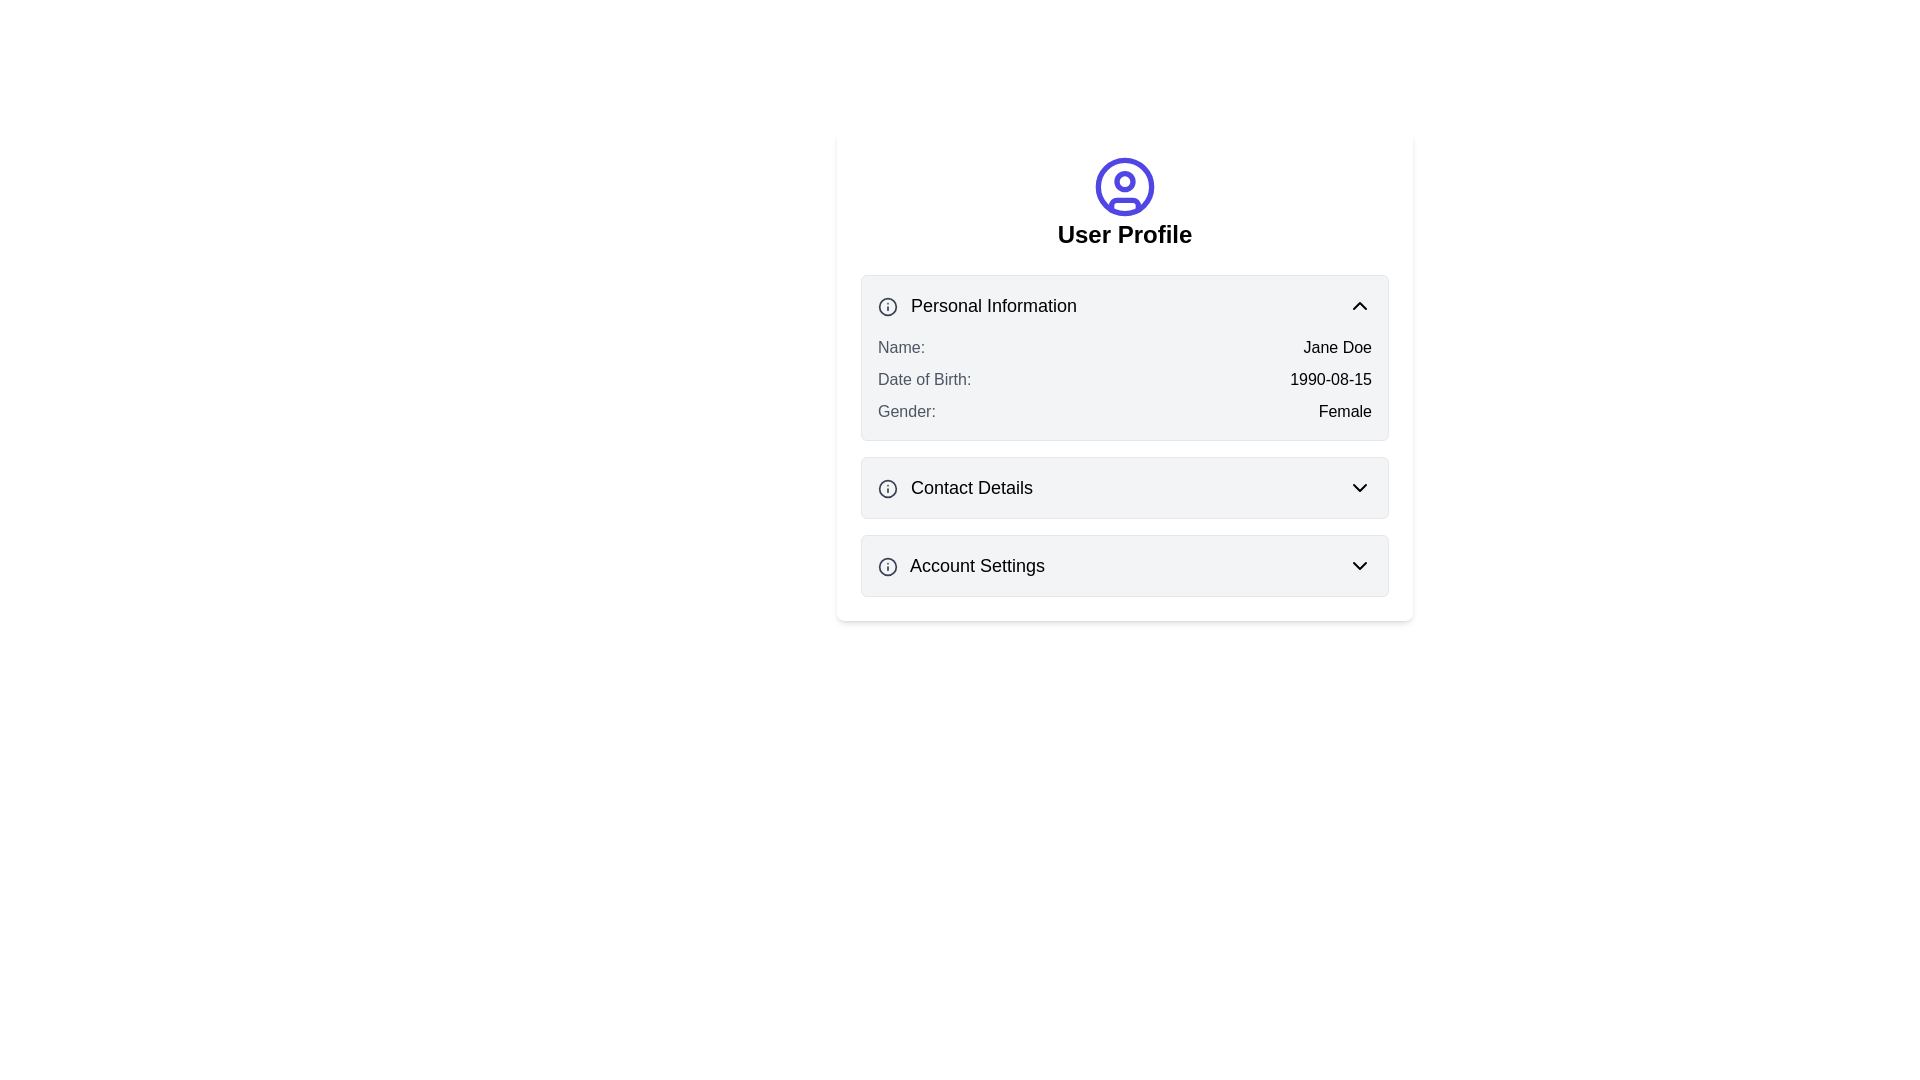  I want to click on the 'Date of Birth' text label located in the 'Personal Information' section, which is positioned between the 'Name:' and 'Gender:' labels, so click(923, 380).